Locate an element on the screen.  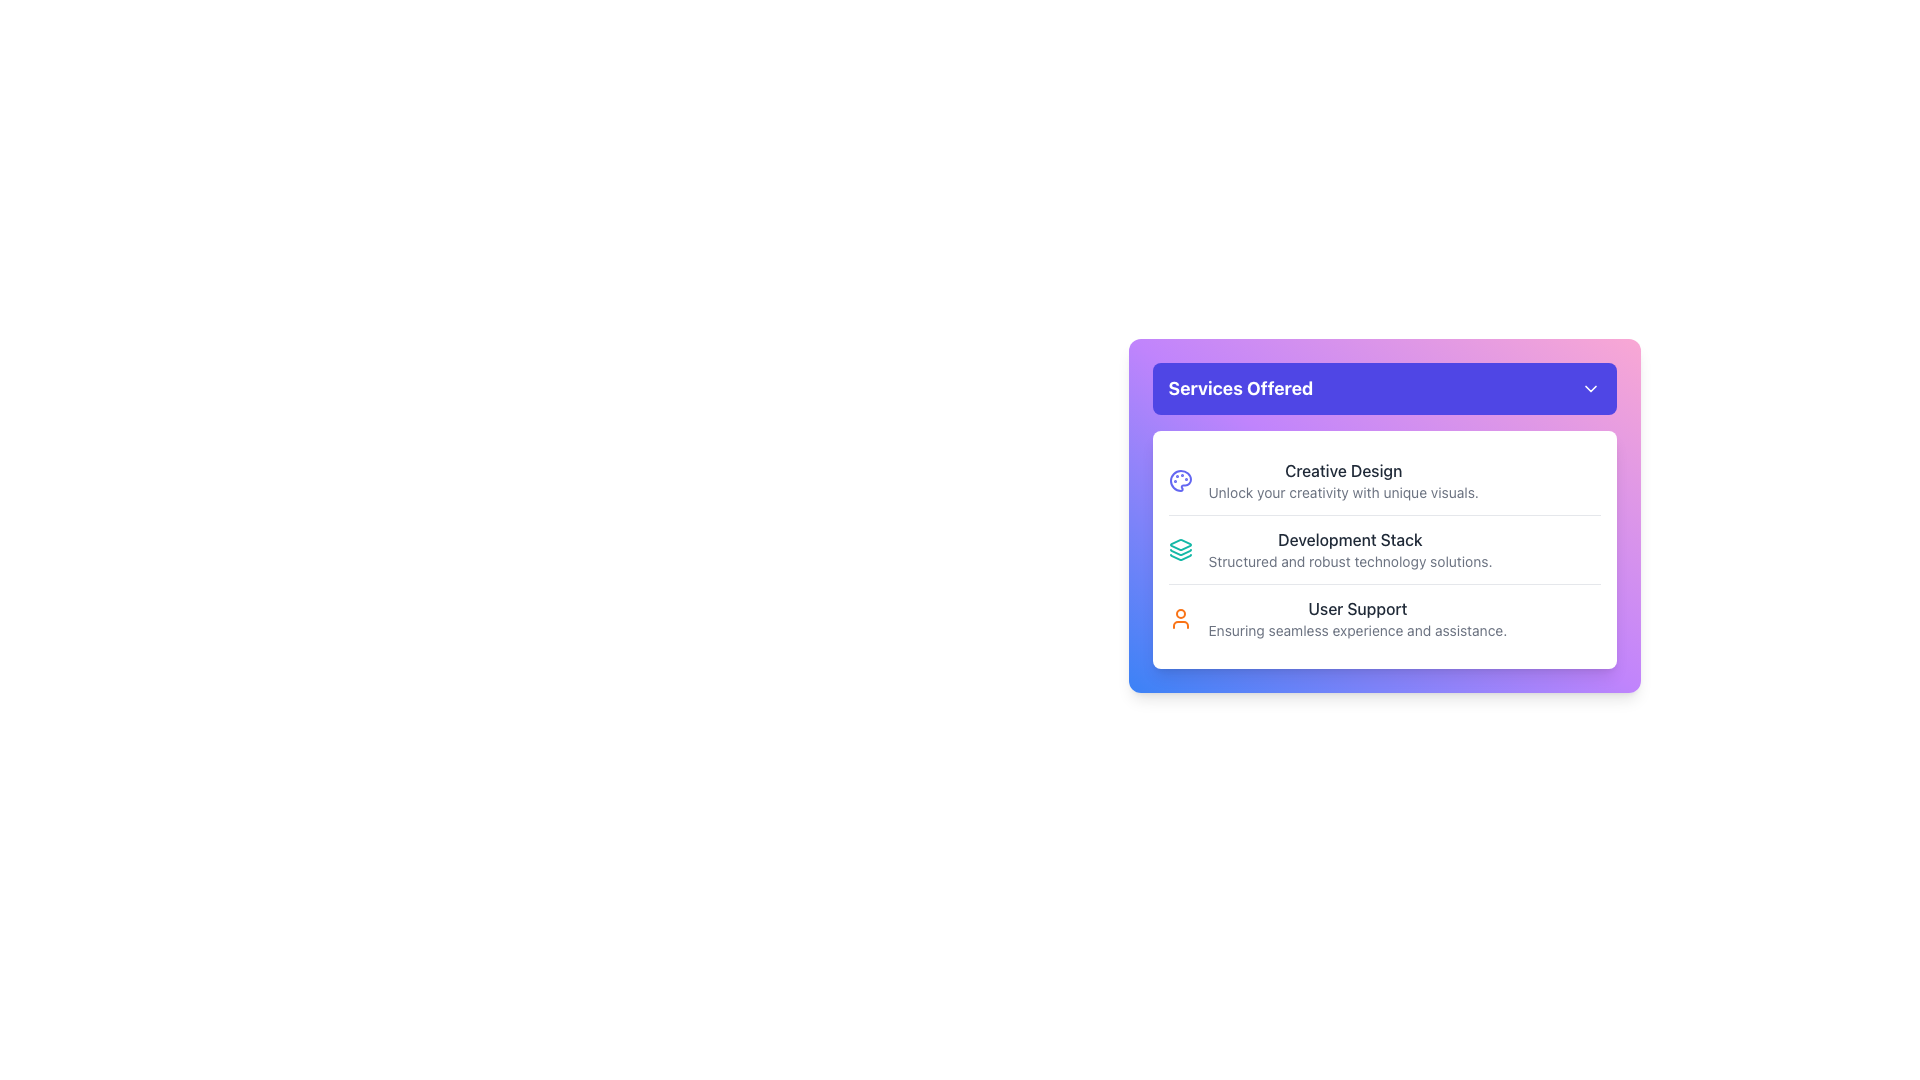
descriptions in the center section of the Card titled 'Development Stack', located below the 'Services Offered' header is located at coordinates (1383, 550).